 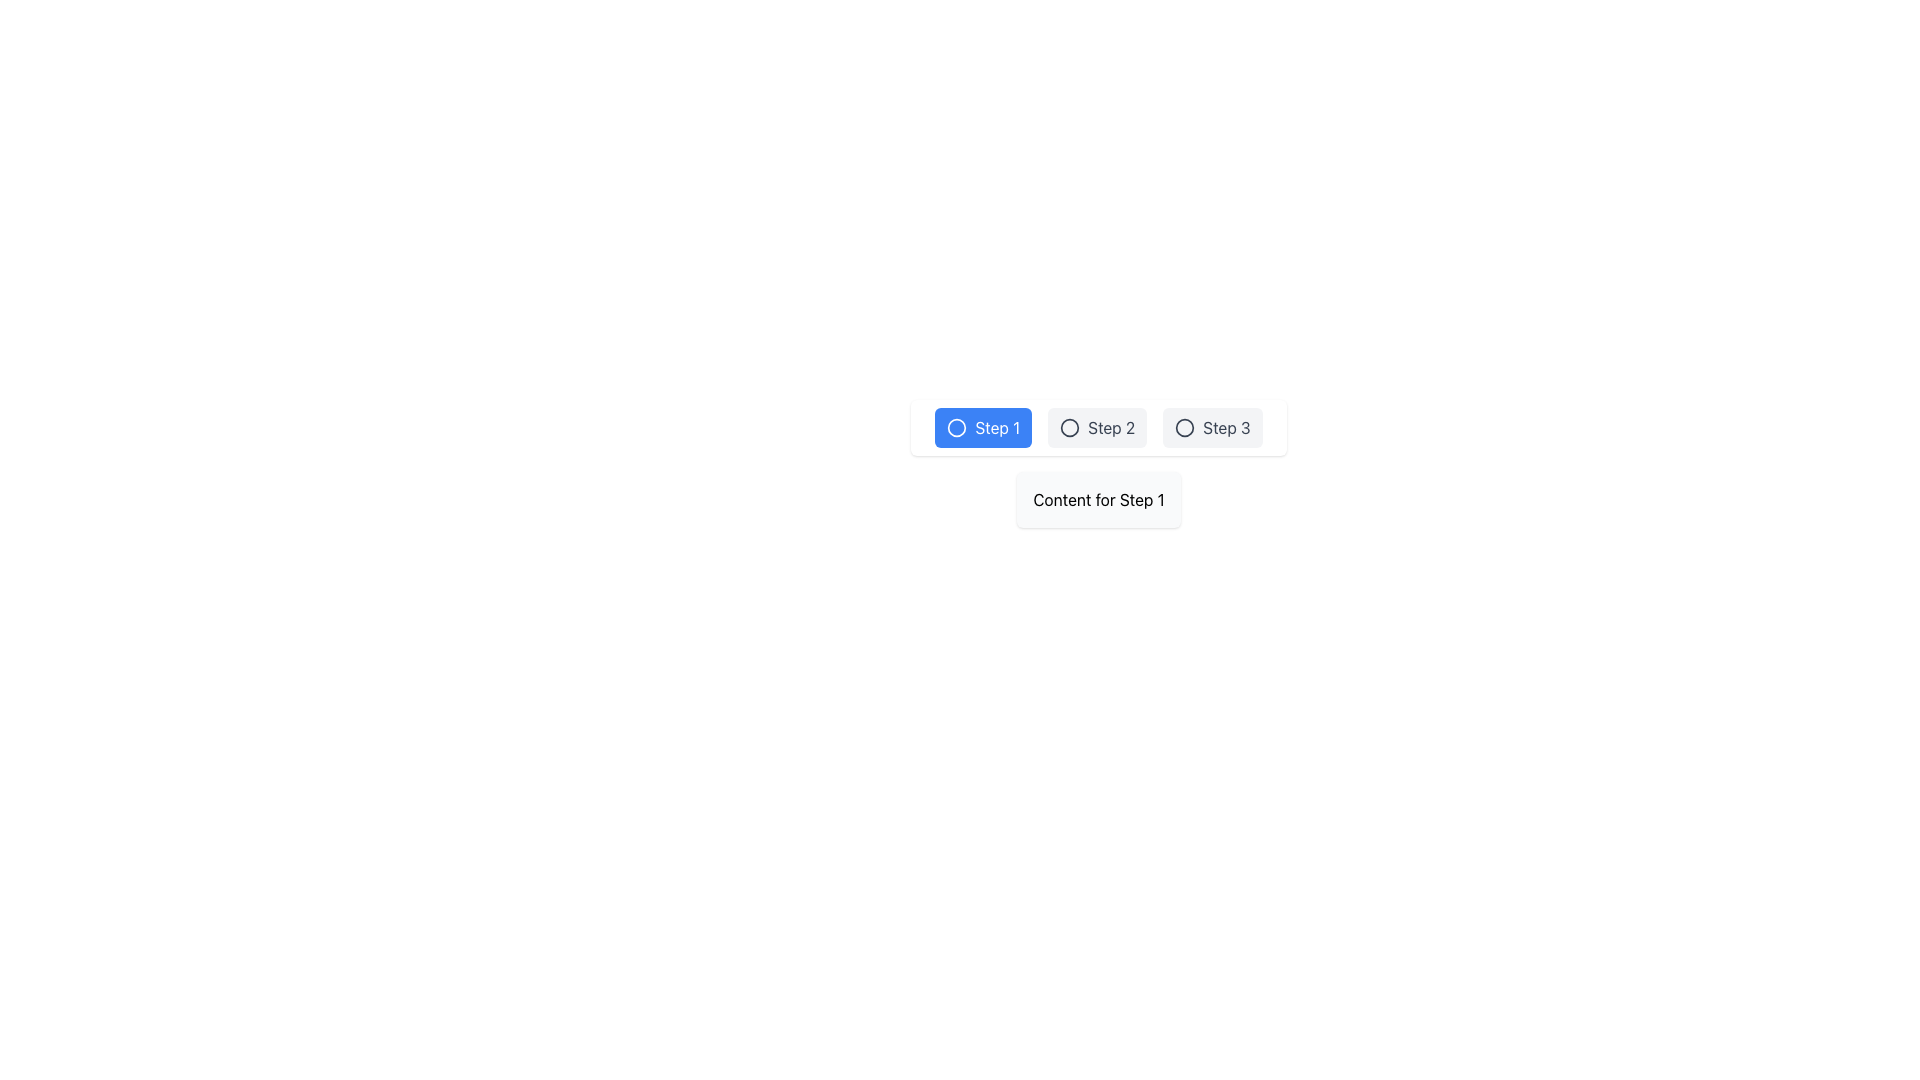 What do you see at coordinates (1185, 427) in the screenshot?
I see `the SVG circle icon located within the button labeled 'Step 3', which is the third button in the sequence` at bounding box center [1185, 427].